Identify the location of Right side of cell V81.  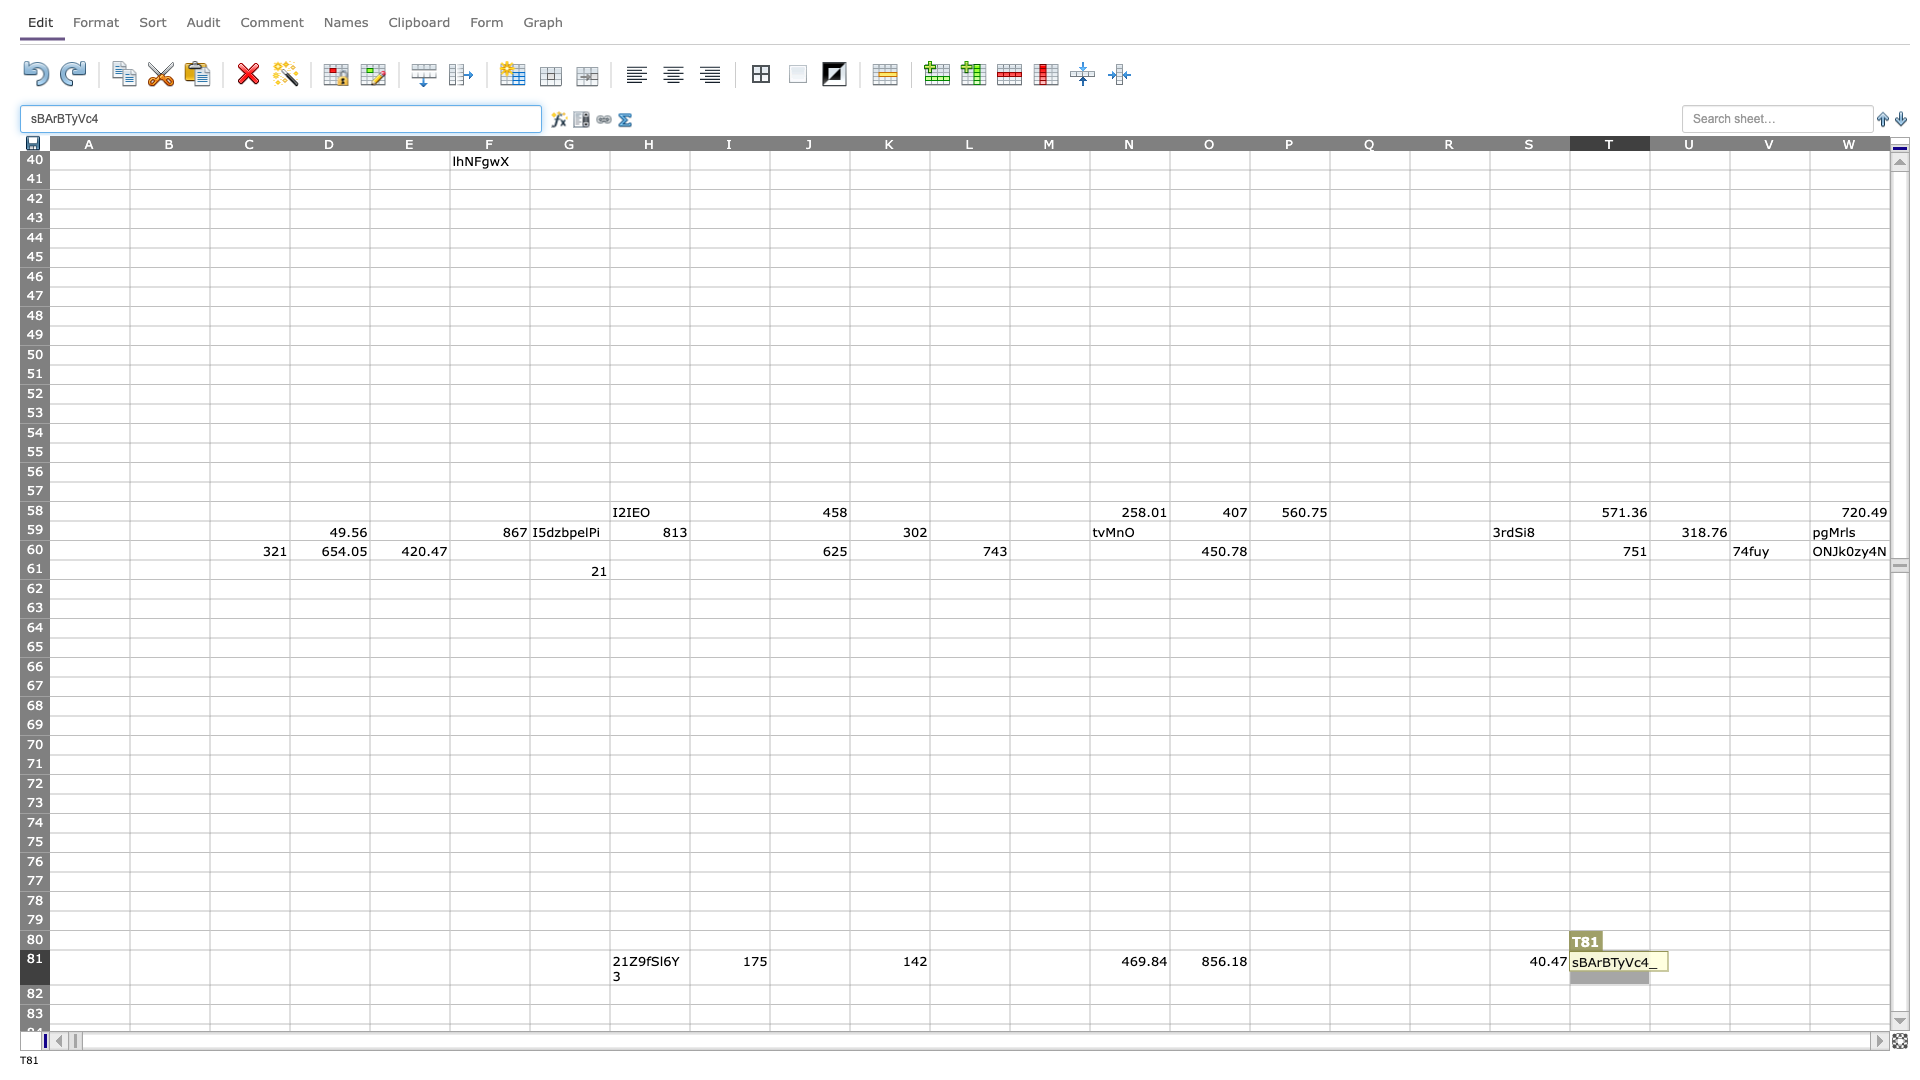
(1809, 966).